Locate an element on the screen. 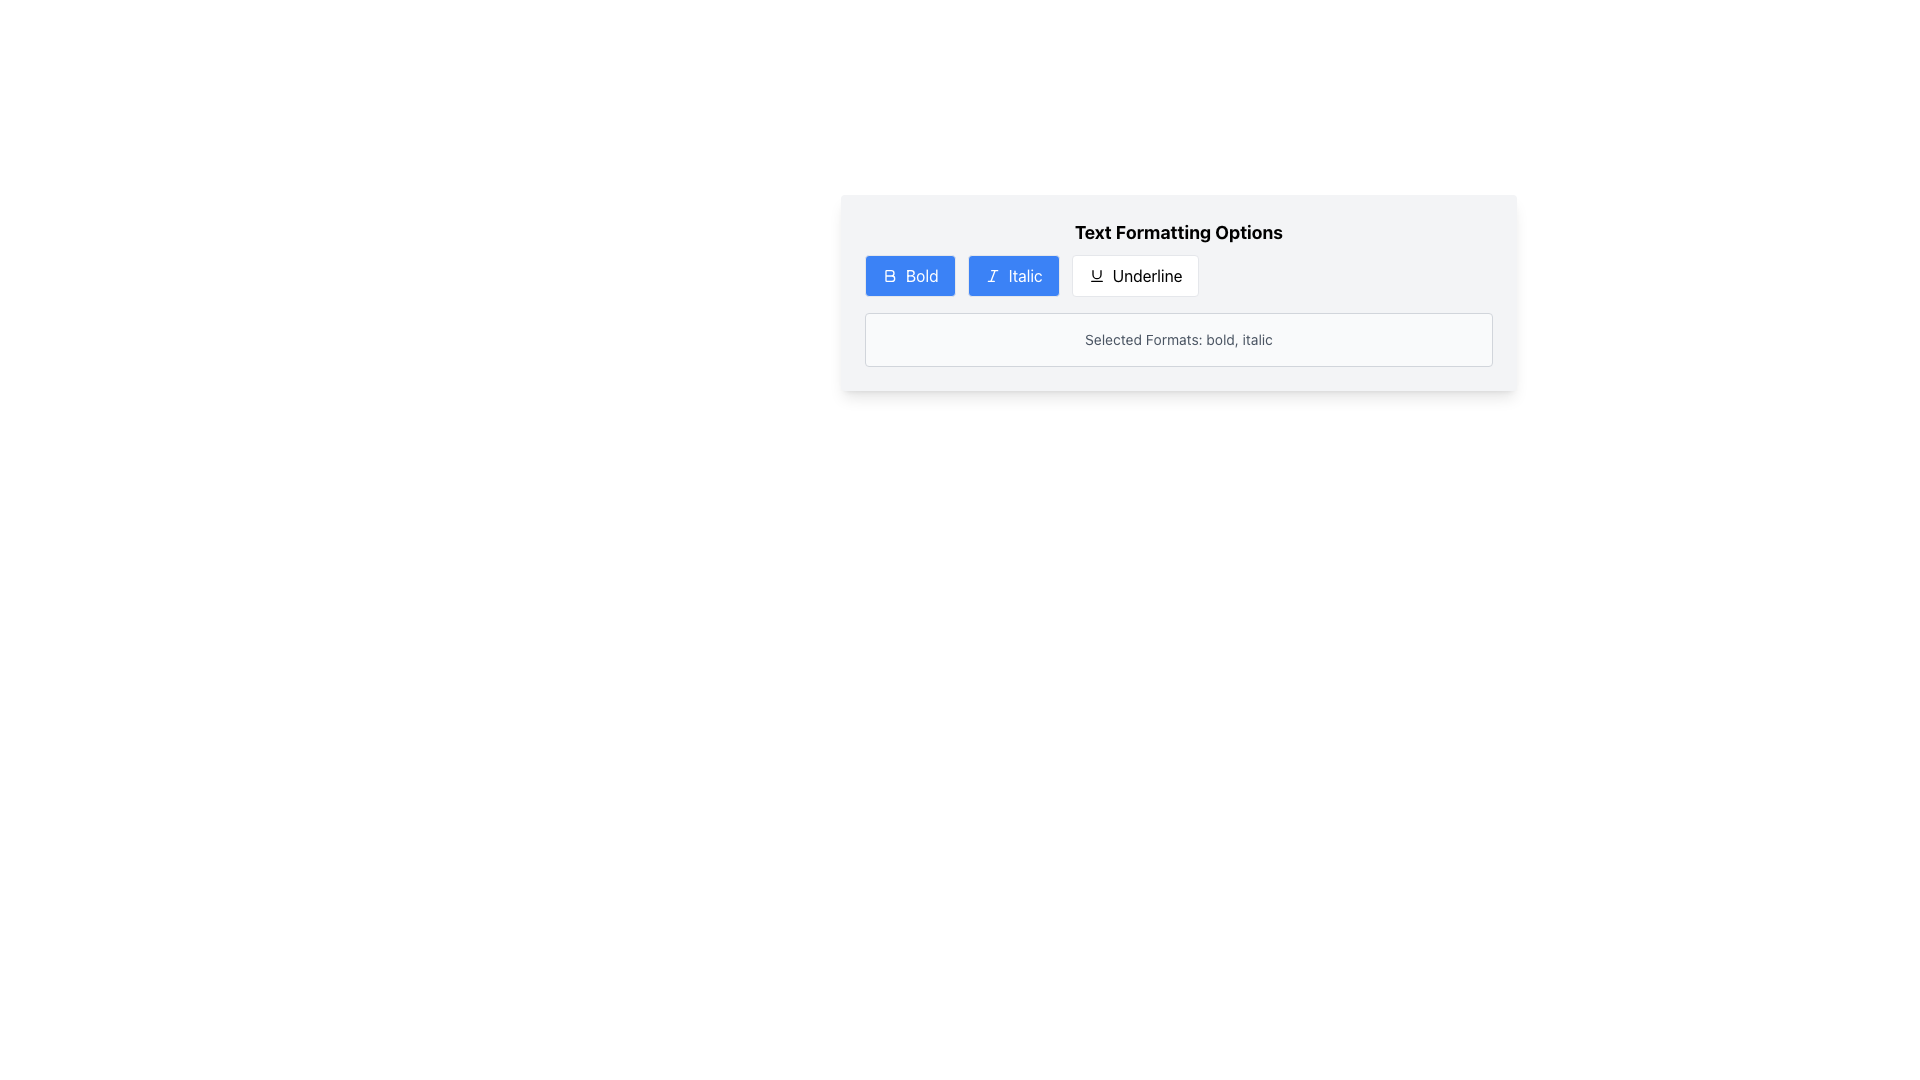 This screenshot has width=1920, height=1080. the 'Underline' button, which is the third button in a horizontal group of 'Bold', 'Italic', and 'Underline' is located at coordinates (1135, 276).